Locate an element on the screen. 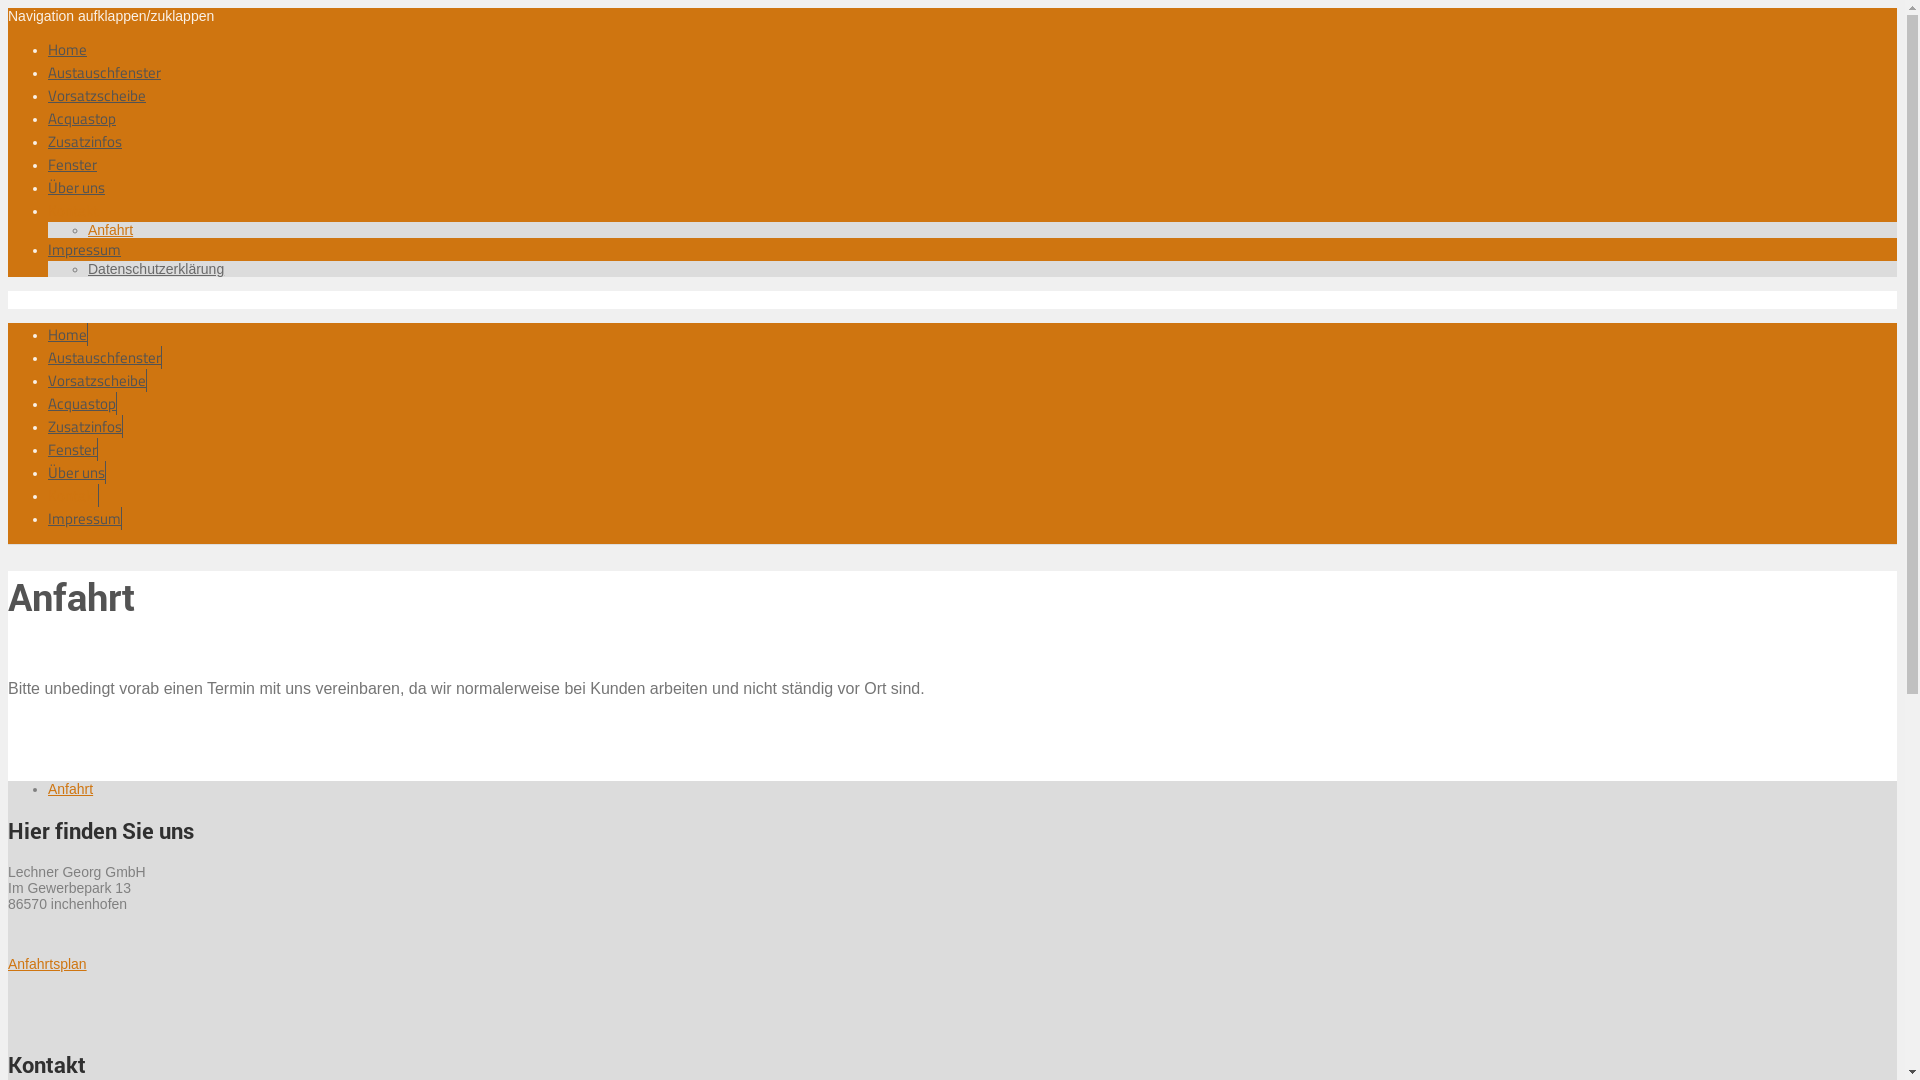 Image resolution: width=1920 pixels, height=1080 pixels. 'Home' is located at coordinates (48, 333).